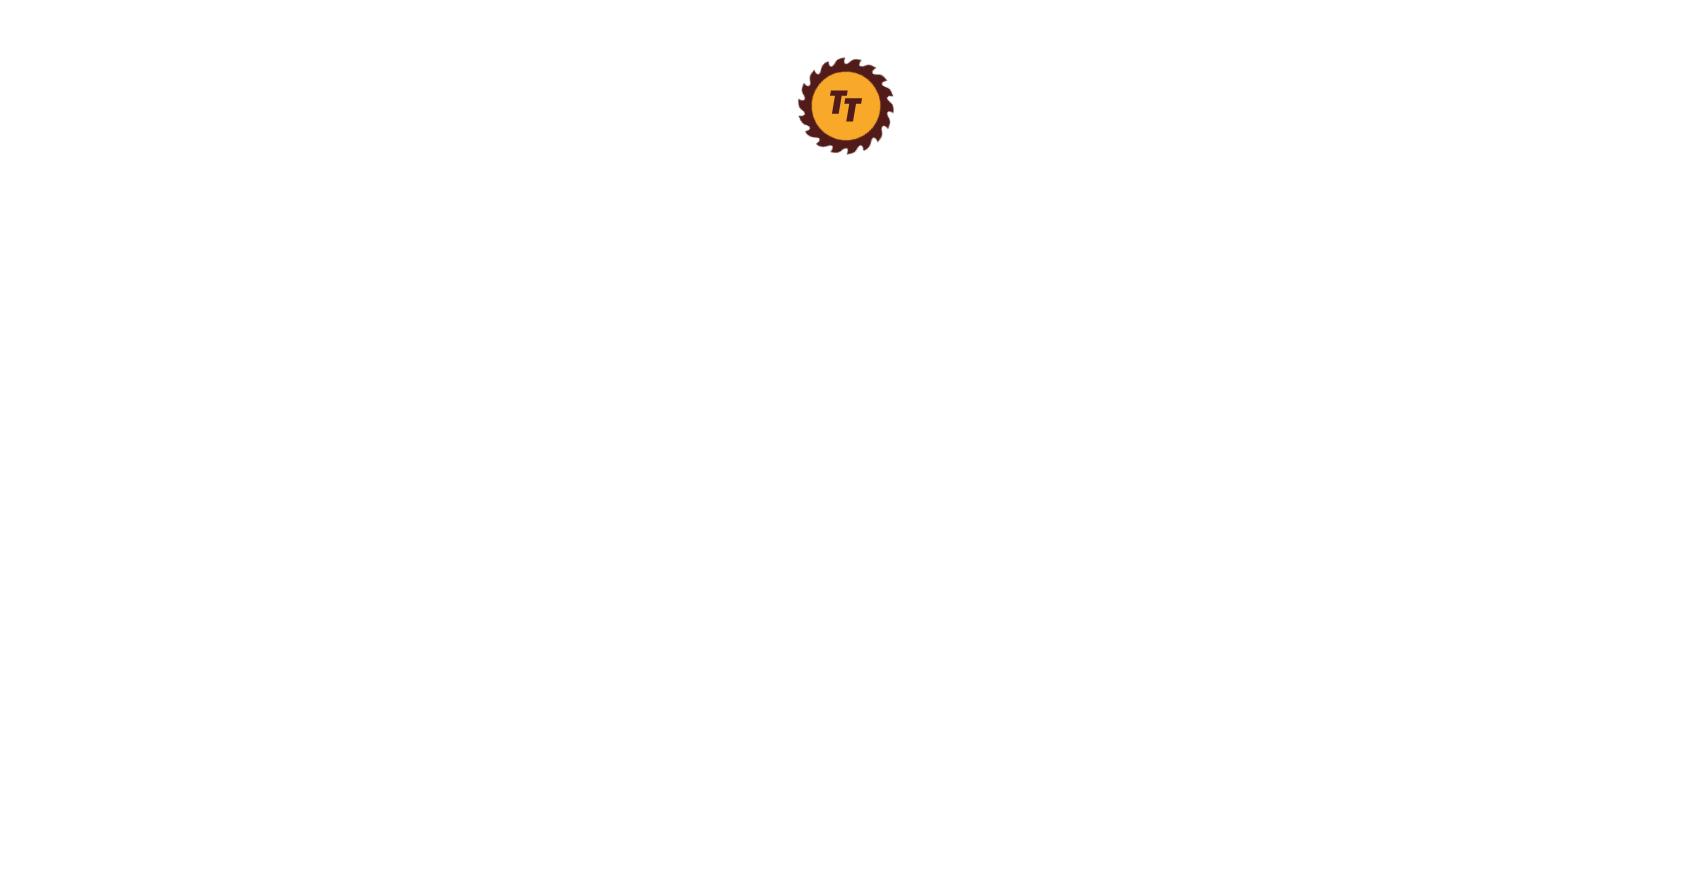 This screenshot has height=894, width=1692. I want to click on 'Long Nose Pliers', so click(395, 138).